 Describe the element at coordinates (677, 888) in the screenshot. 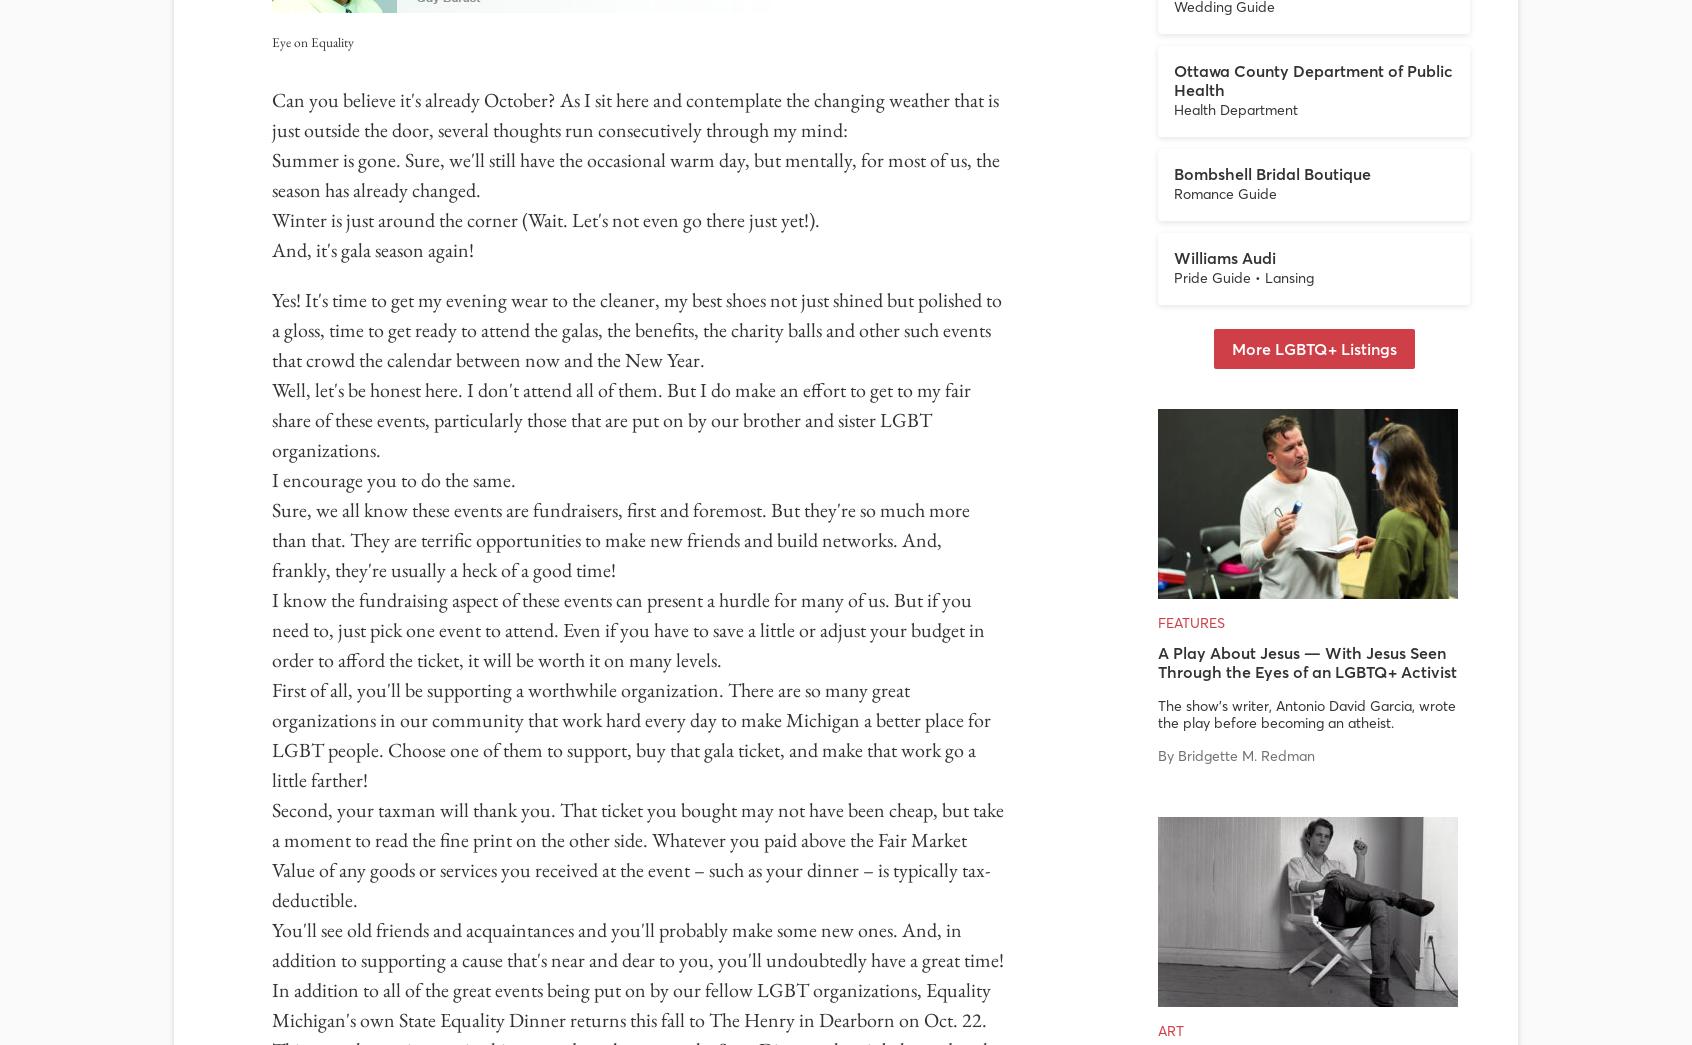

I see `'Features'` at that location.